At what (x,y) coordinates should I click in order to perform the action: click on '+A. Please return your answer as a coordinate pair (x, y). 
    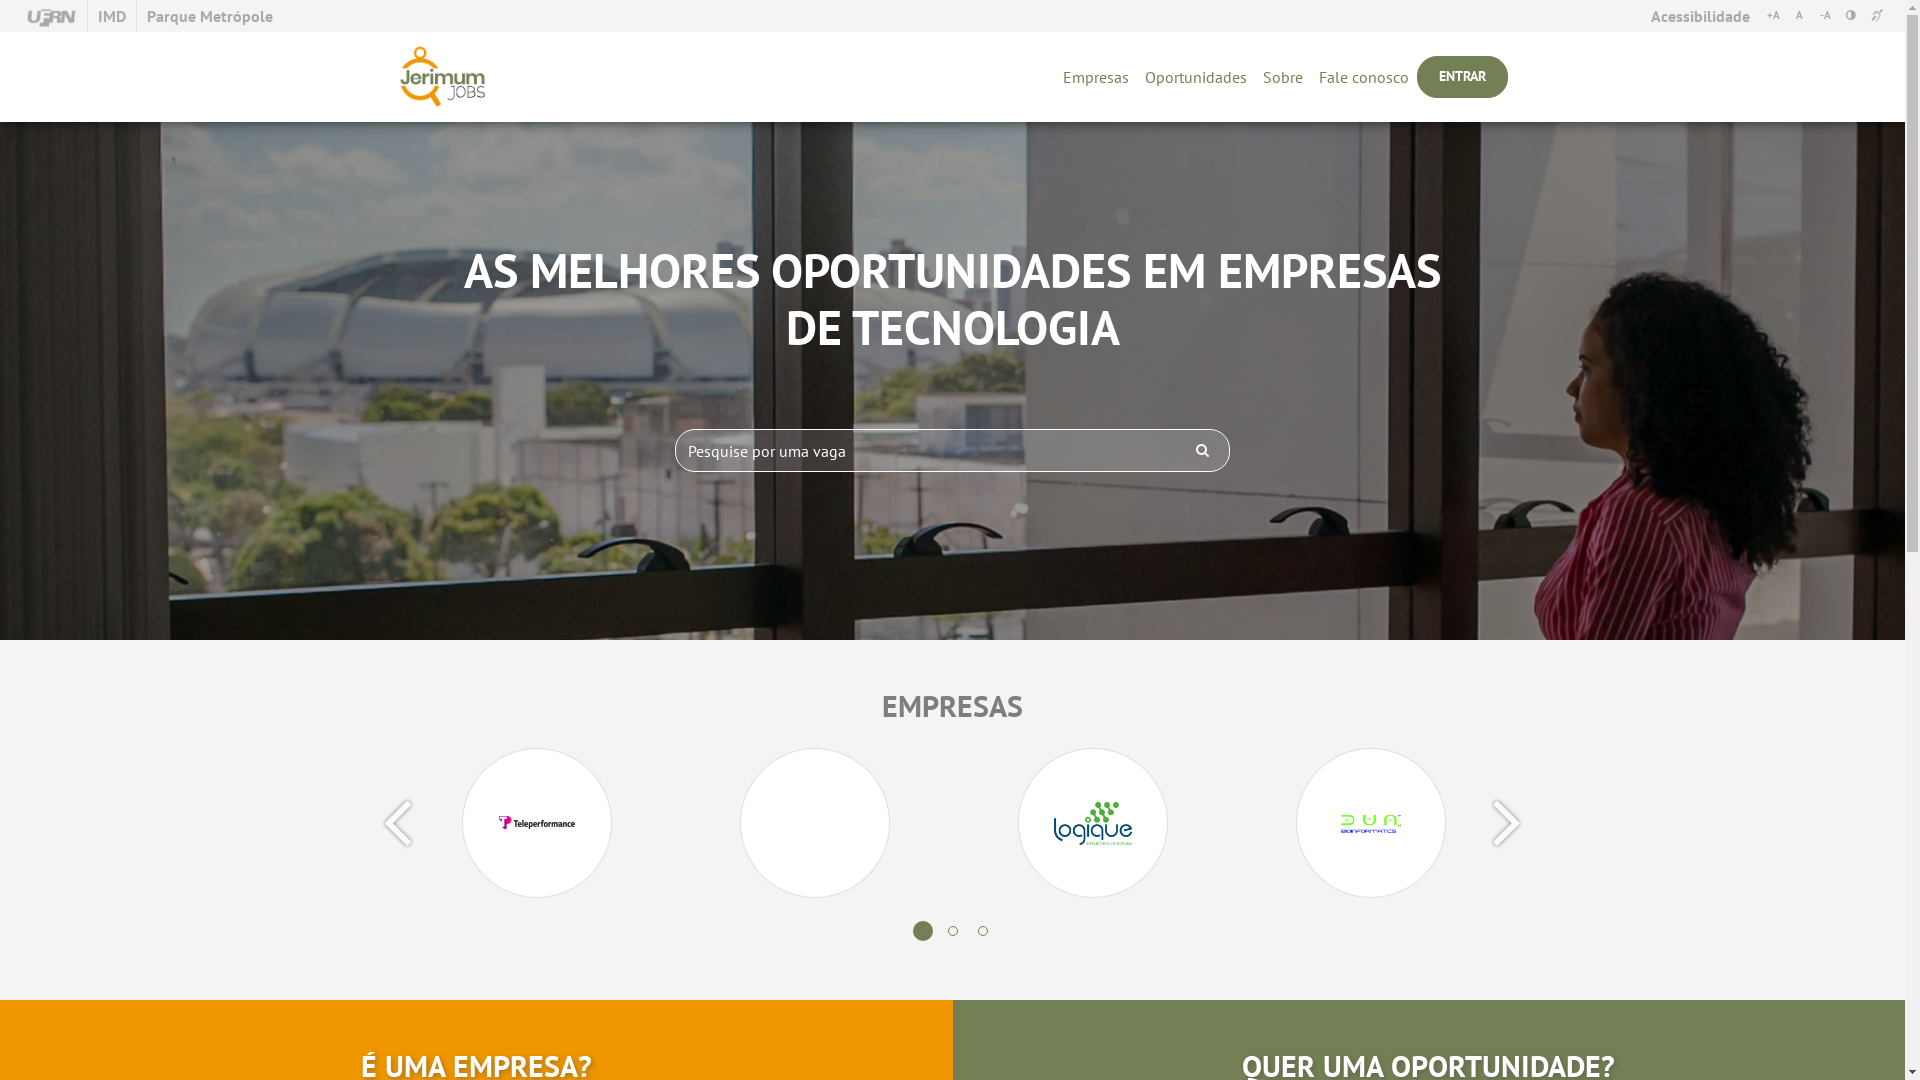
    Looking at the image, I should click on (1772, 15).